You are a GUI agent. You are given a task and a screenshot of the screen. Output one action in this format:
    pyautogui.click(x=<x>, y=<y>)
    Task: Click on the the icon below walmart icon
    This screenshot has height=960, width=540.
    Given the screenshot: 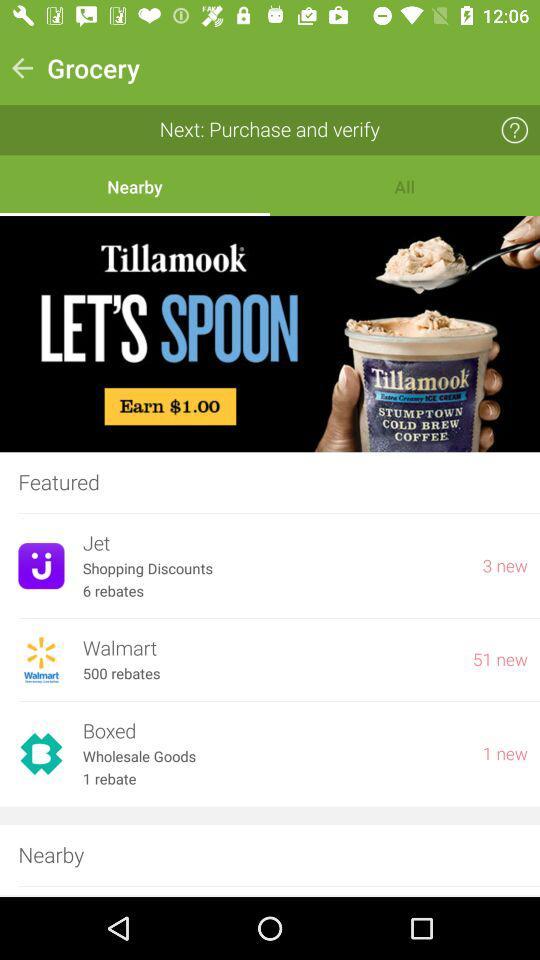 What is the action you would take?
    pyautogui.click(x=121, y=674)
    